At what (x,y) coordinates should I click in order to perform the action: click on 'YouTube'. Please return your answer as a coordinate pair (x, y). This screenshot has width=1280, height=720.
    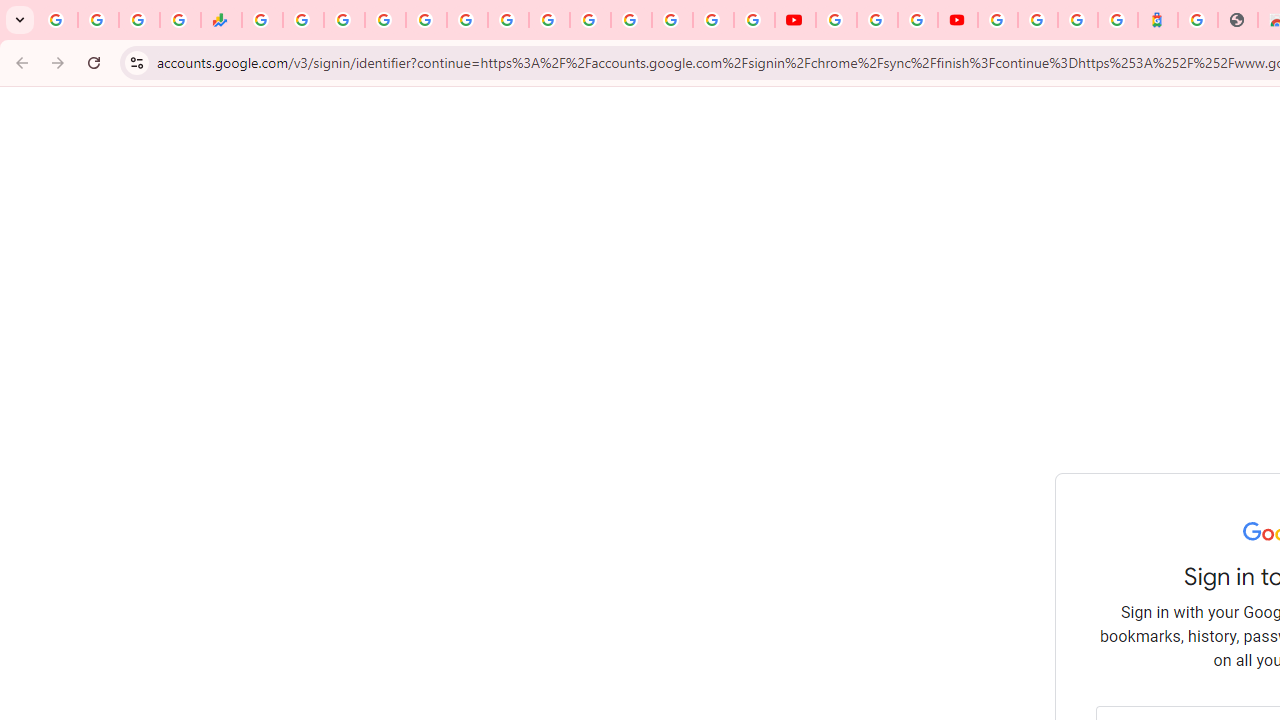
    Looking at the image, I should click on (794, 20).